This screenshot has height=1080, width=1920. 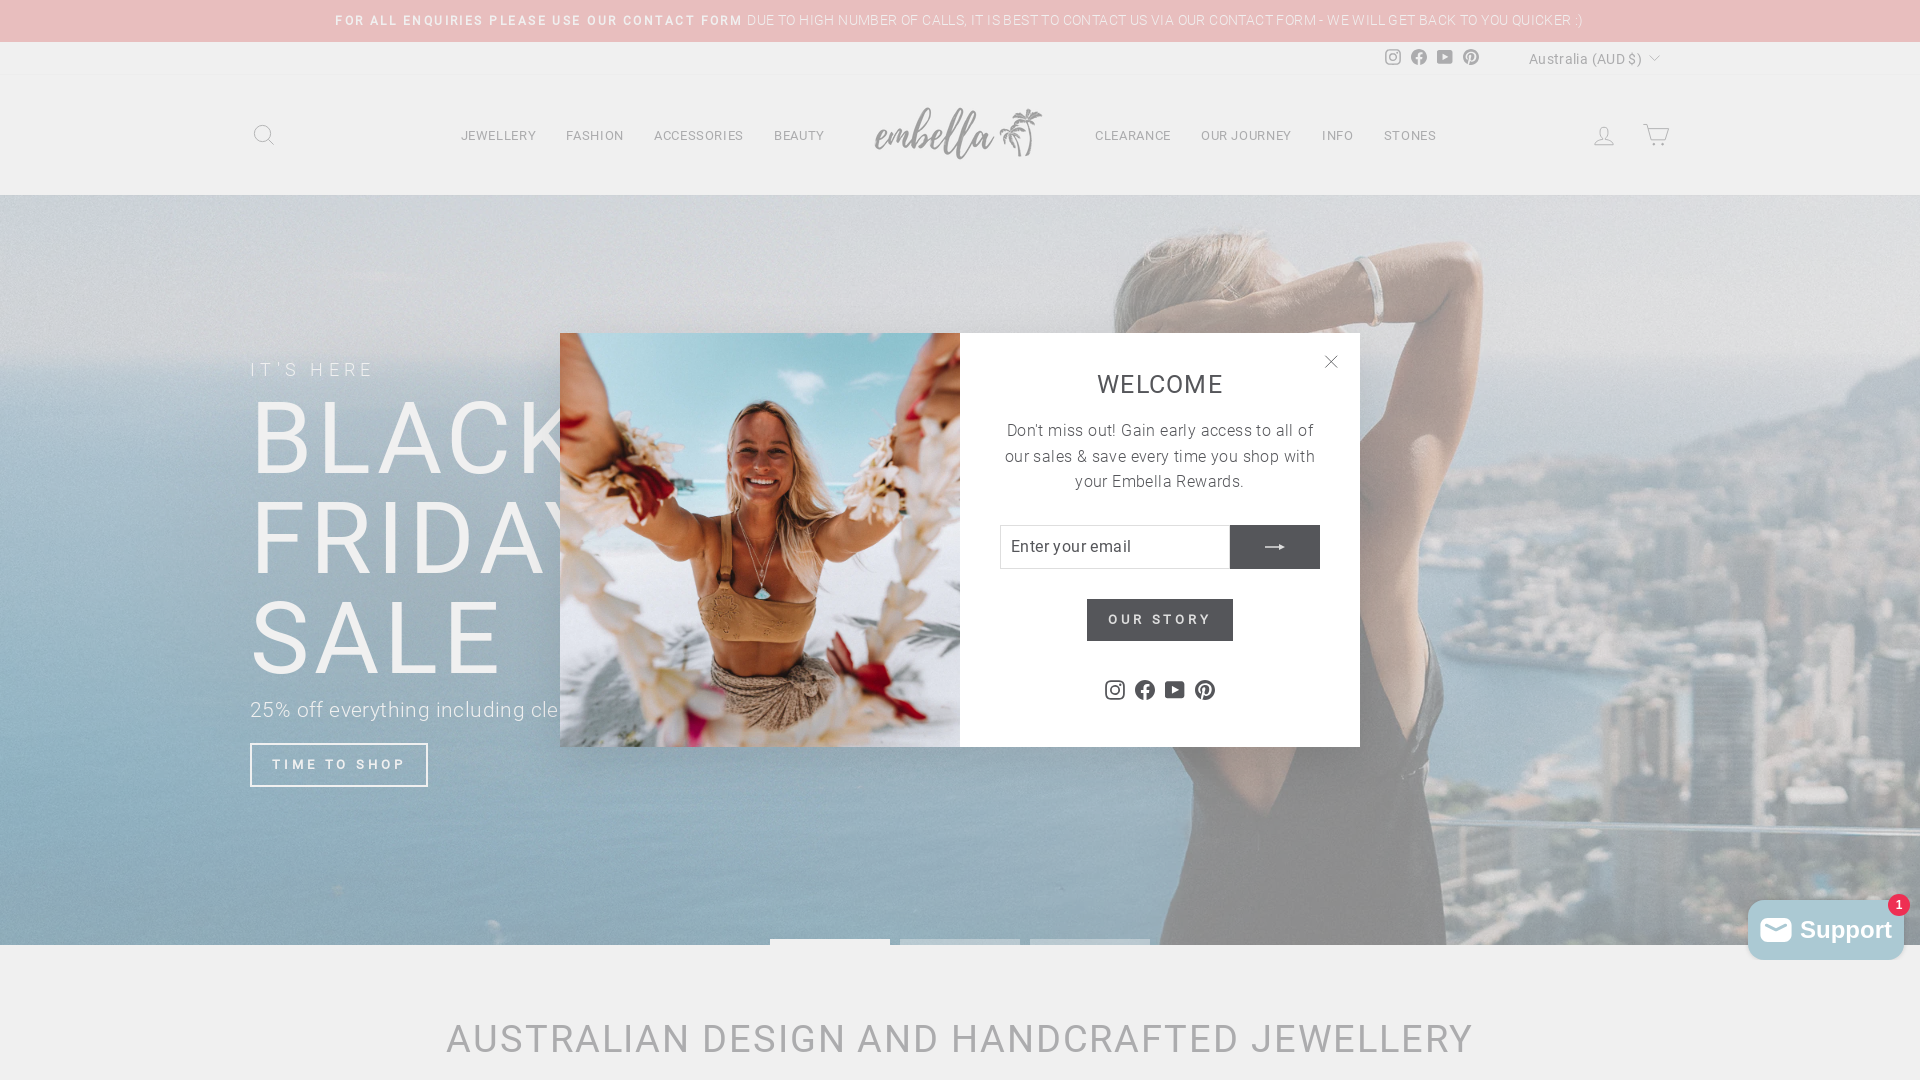 I want to click on 'JEWELLERY', so click(x=499, y=135).